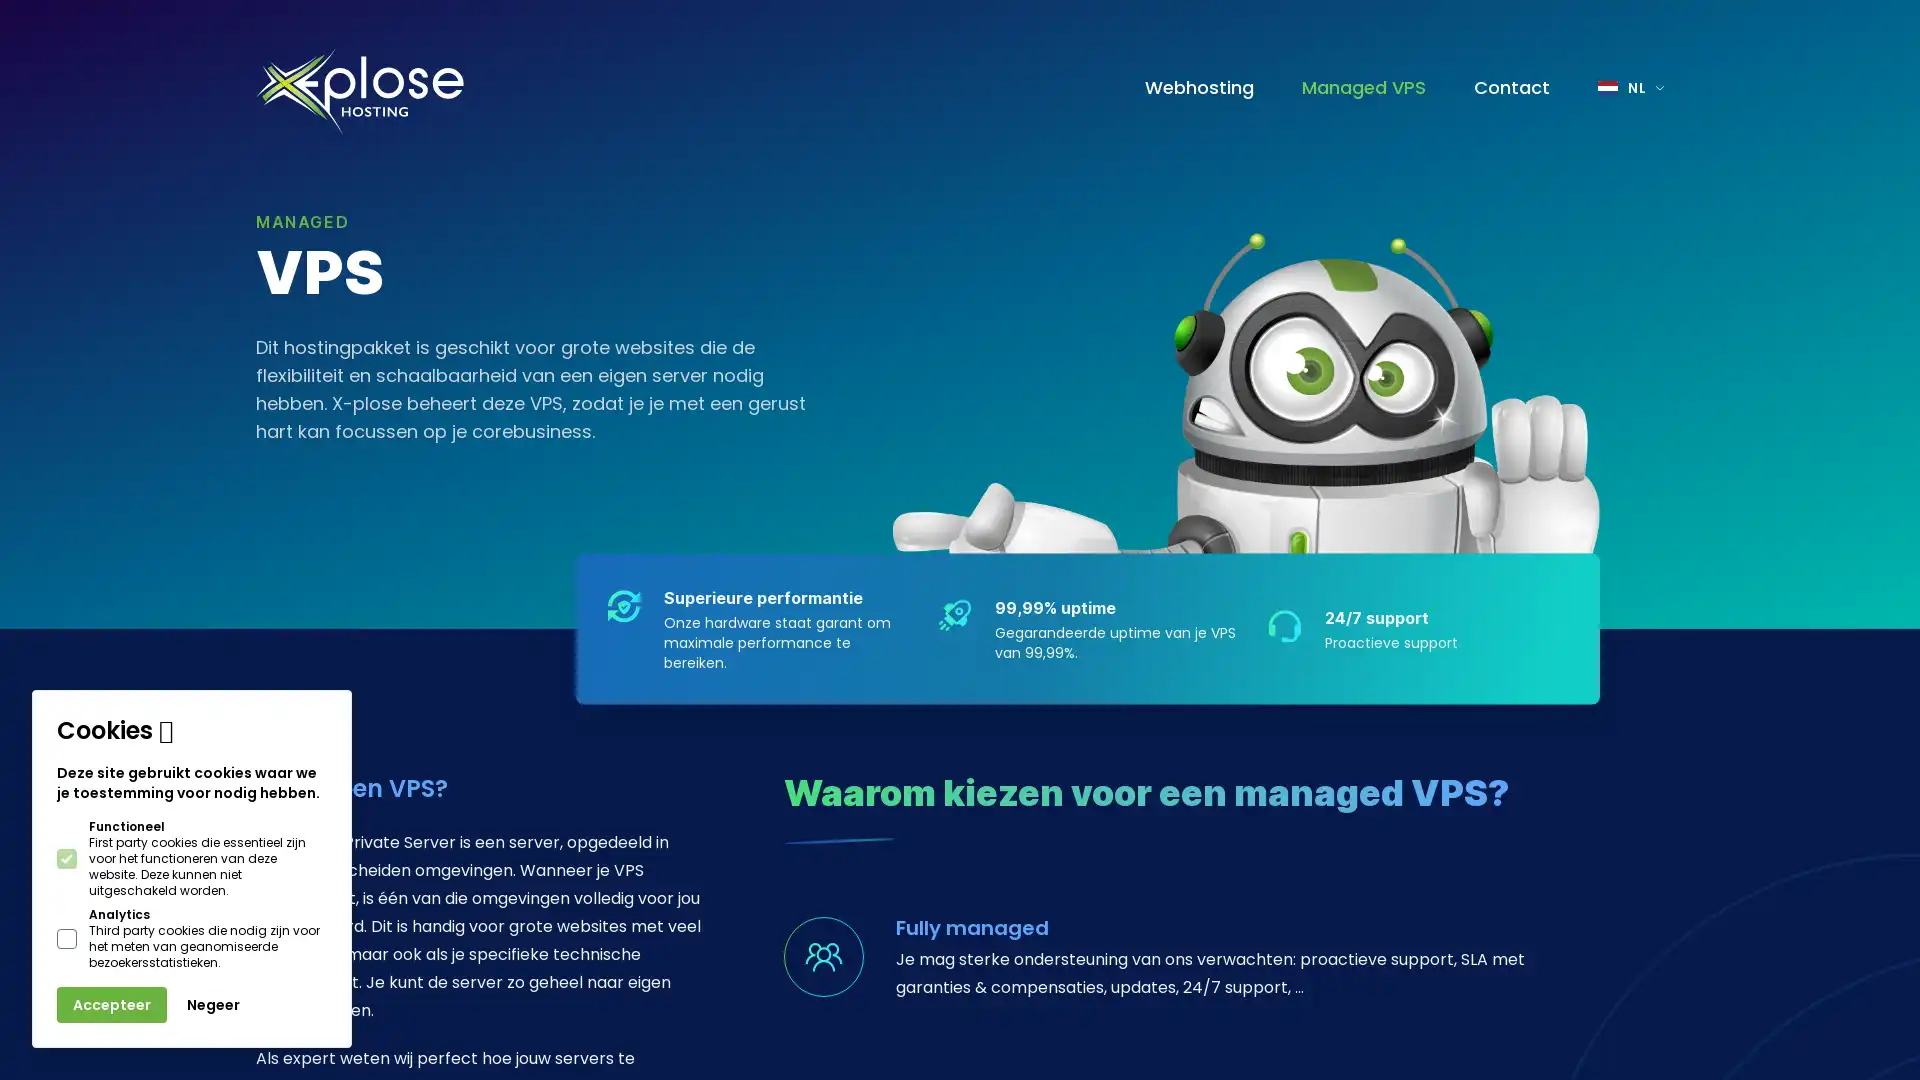 Image resolution: width=1920 pixels, height=1080 pixels. What do you see at coordinates (110, 1005) in the screenshot?
I see `Accepteer` at bounding box center [110, 1005].